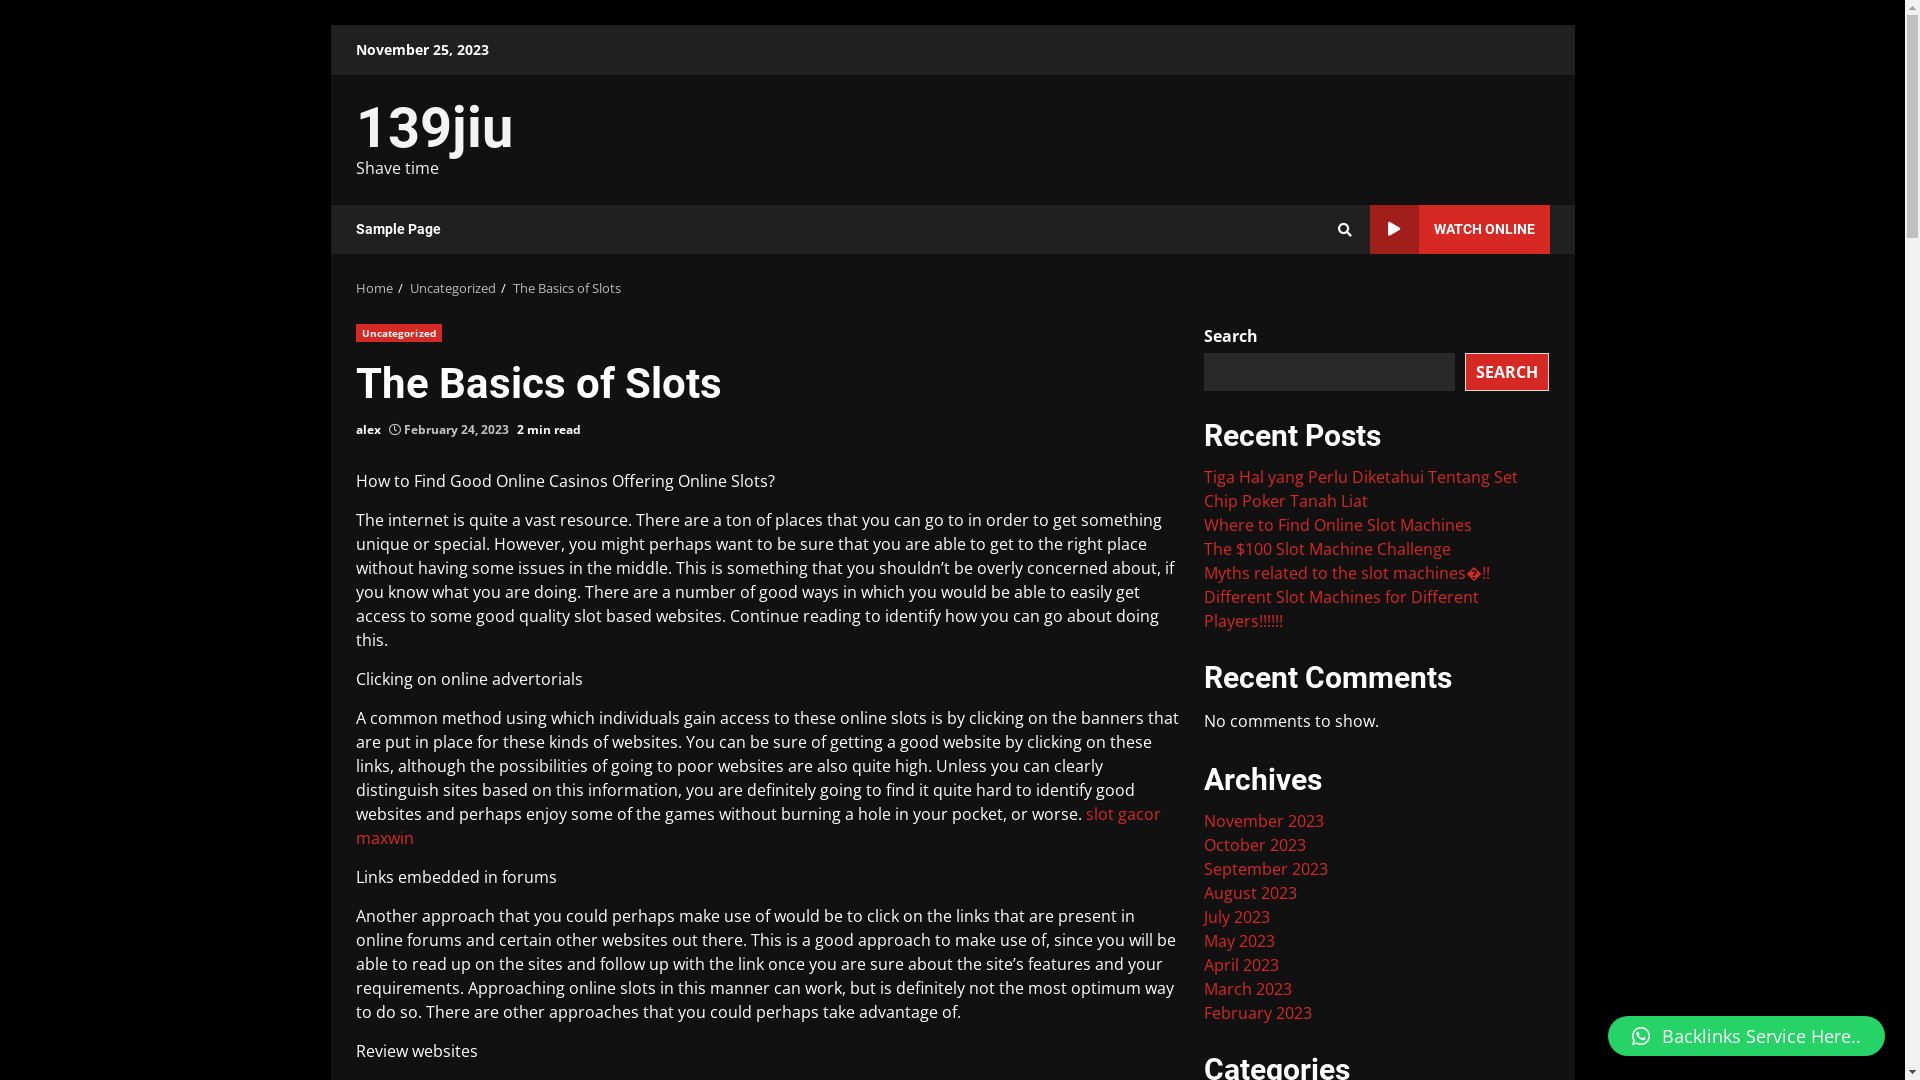  What do you see at coordinates (1236, 917) in the screenshot?
I see `'July 2023'` at bounding box center [1236, 917].